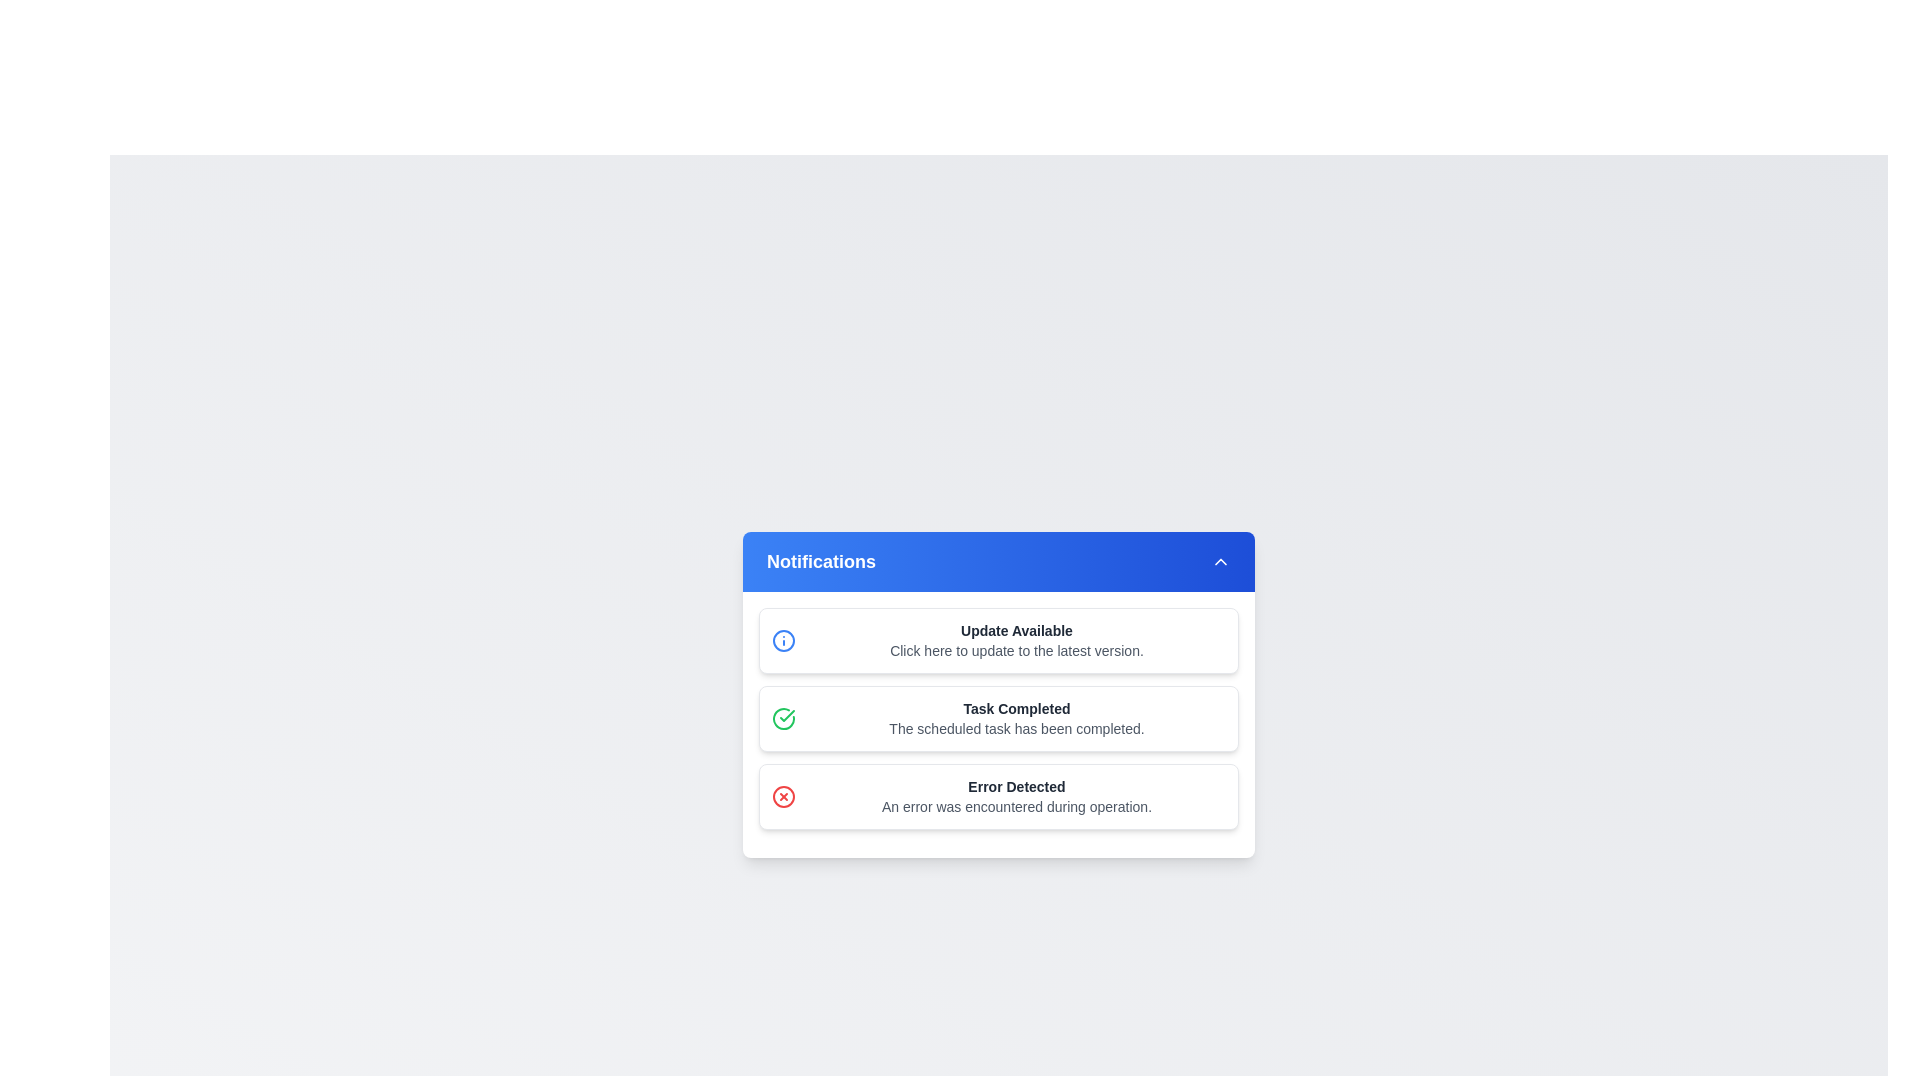 The image size is (1920, 1080). Describe the element at coordinates (1017, 796) in the screenshot. I see `the error notification card located centrally at the bottom of the UI by clicking on it` at that location.